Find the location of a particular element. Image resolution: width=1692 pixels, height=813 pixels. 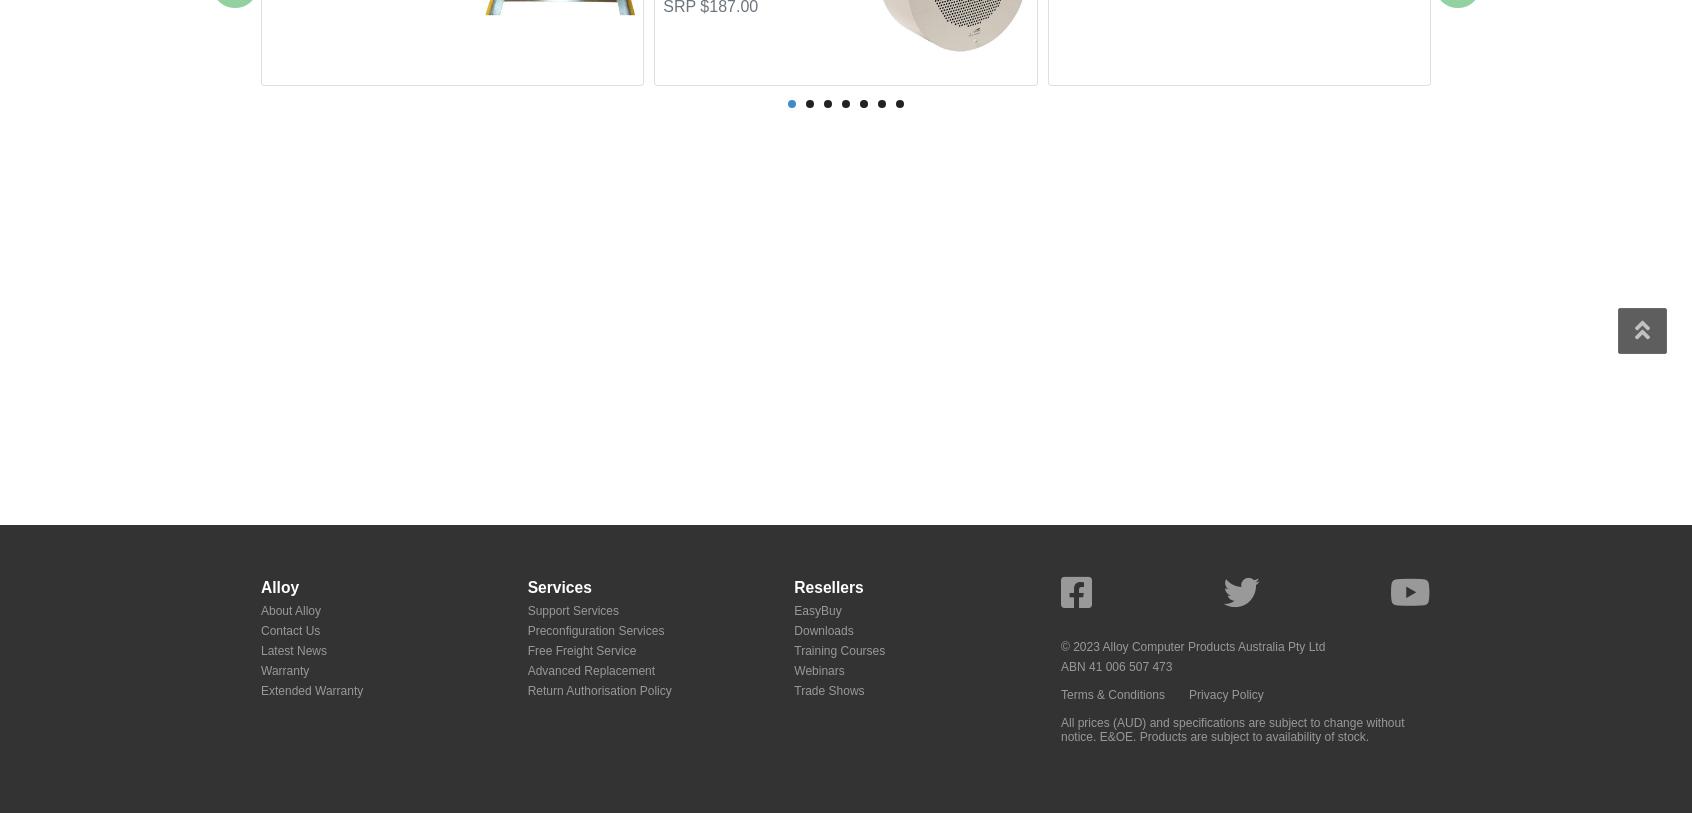

'Privacy Policy' is located at coordinates (1187, 693).